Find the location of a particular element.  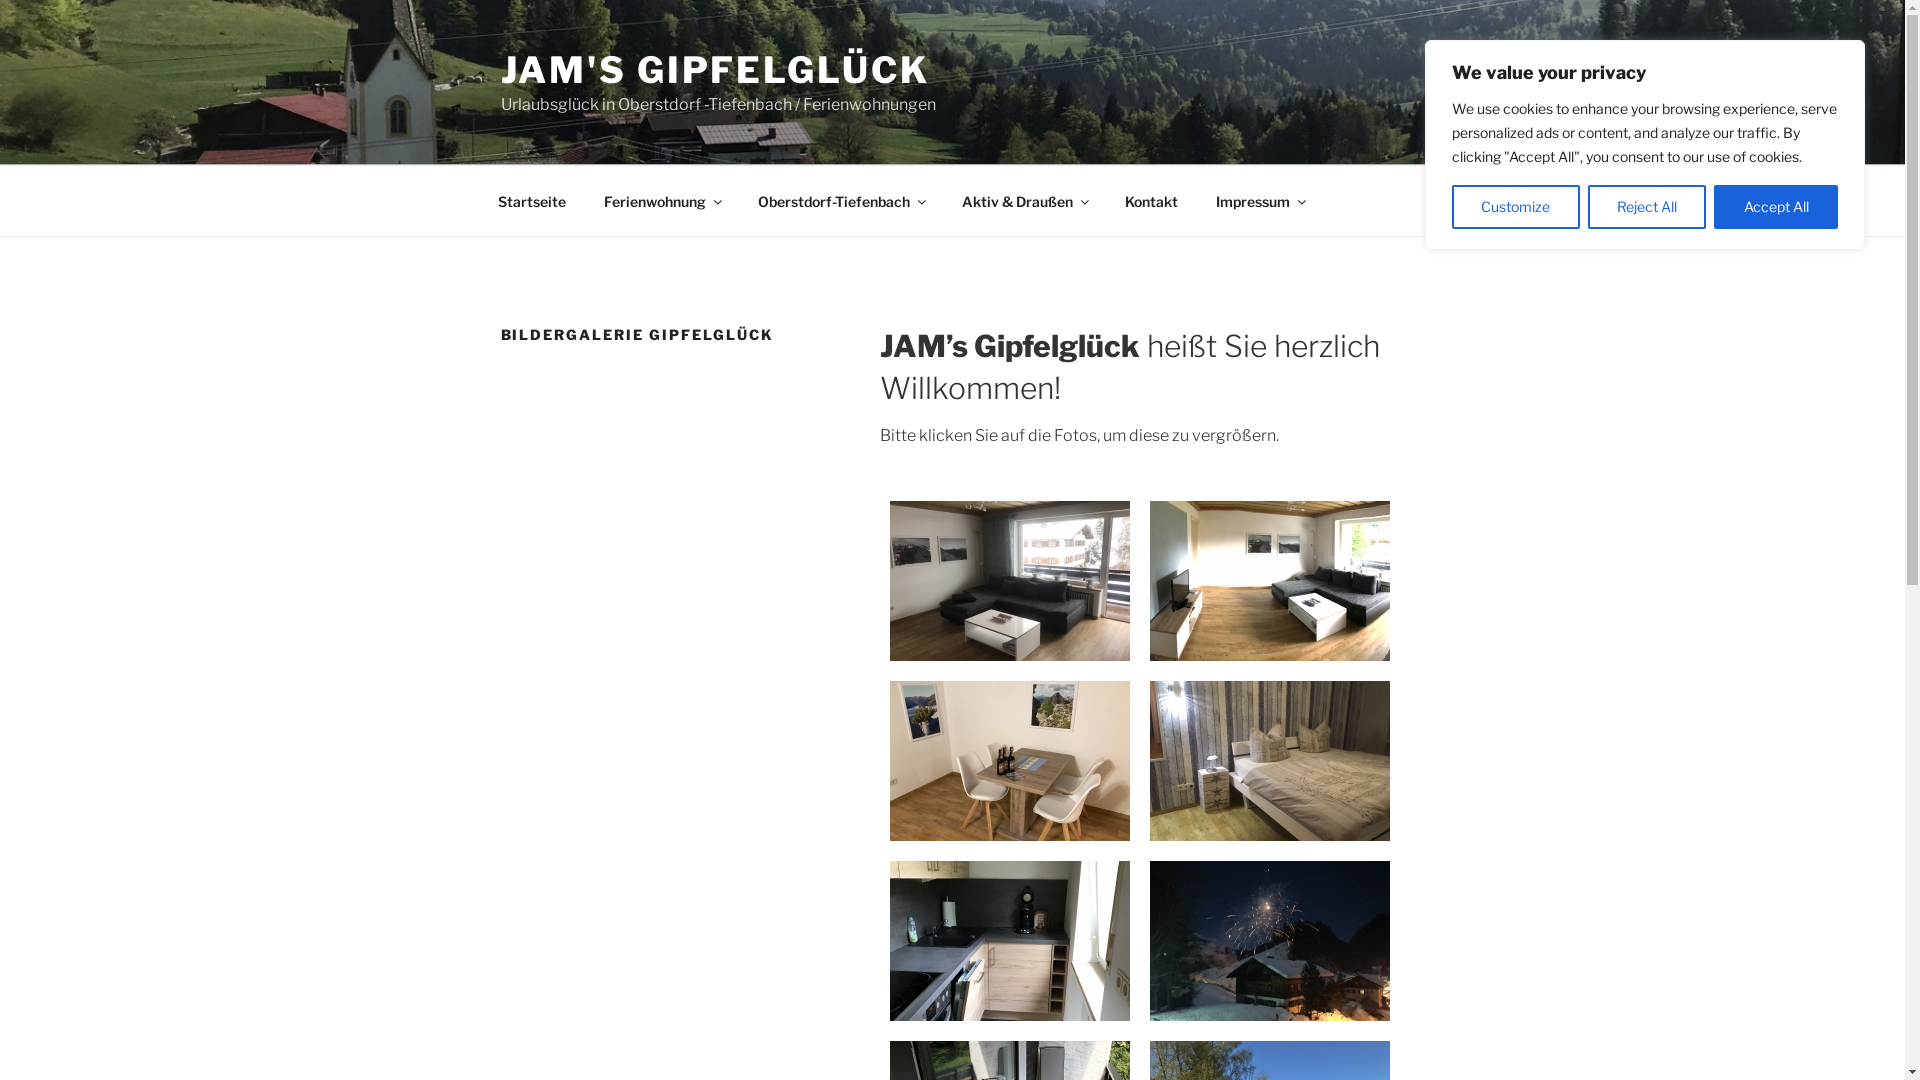

'Schlafzimmer' is located at coordinates (1150, 760).